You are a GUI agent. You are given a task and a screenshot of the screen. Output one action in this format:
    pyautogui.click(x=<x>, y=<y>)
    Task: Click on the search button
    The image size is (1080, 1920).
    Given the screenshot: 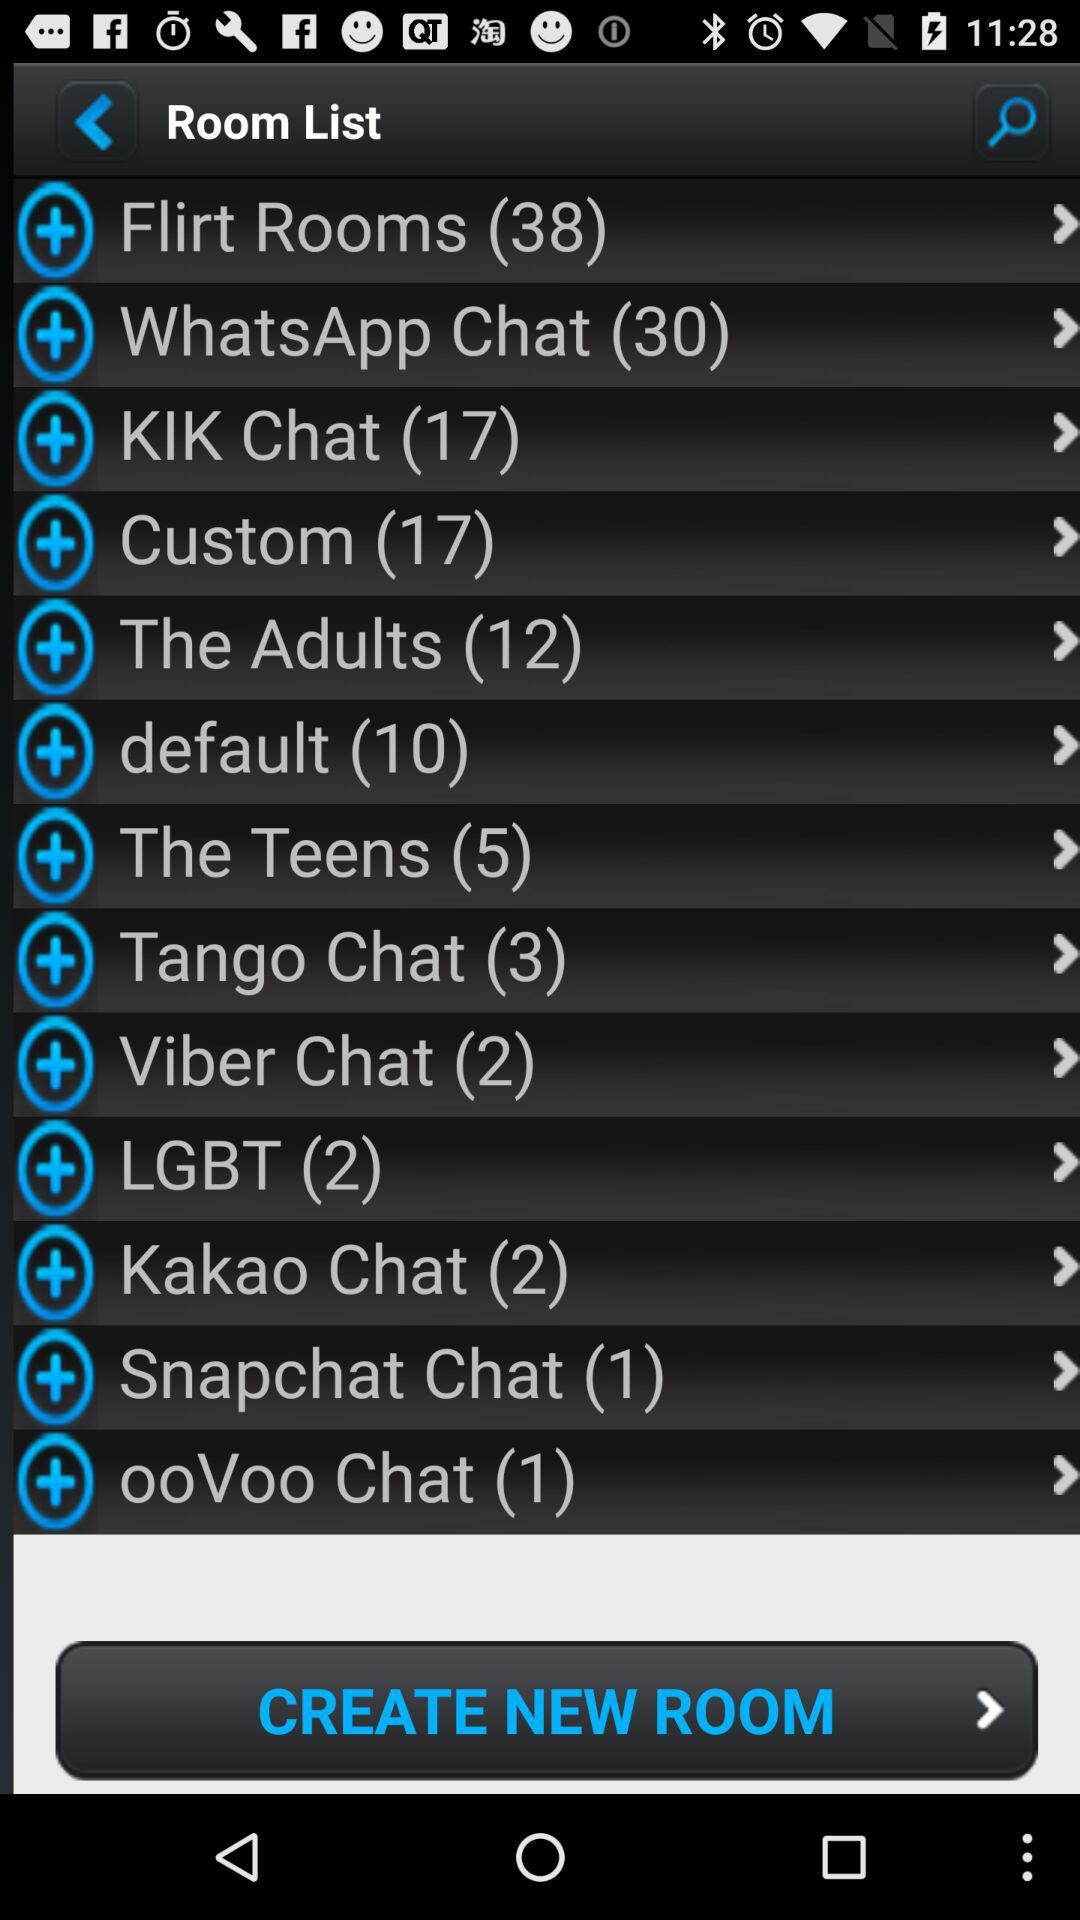 What is the action you would take?
    pyautogui.click(x=1011, y=119)
    